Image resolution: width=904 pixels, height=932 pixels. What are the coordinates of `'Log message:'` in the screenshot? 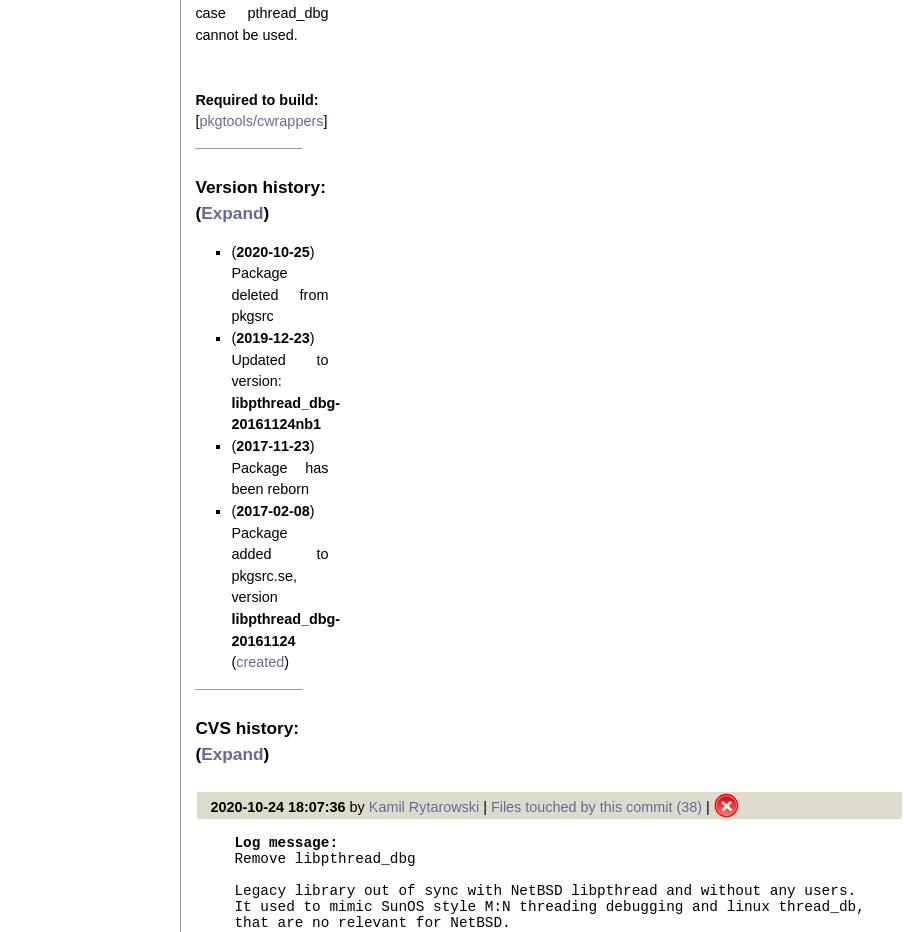 It's located at (286, 841).